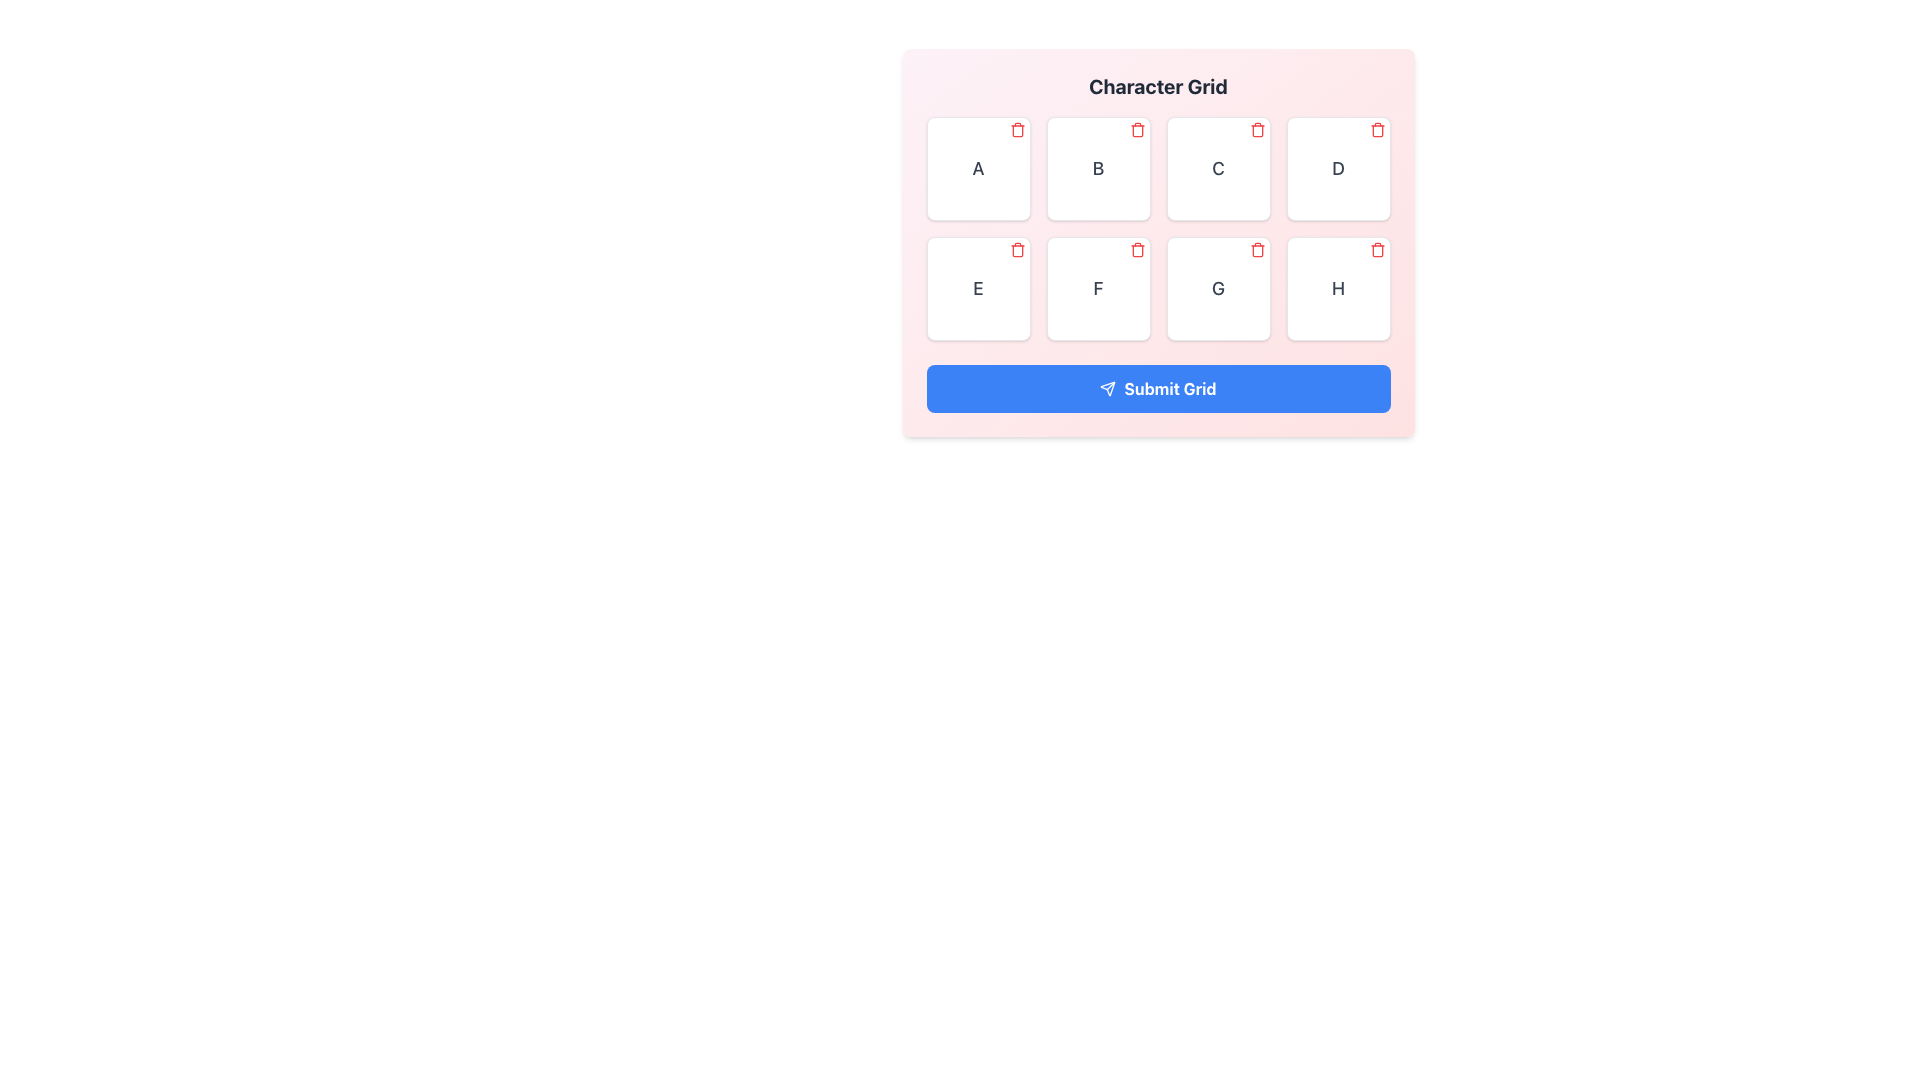  I want to click on the character selection box located in the third position of the top row in the character grid, so click(1217, 168).